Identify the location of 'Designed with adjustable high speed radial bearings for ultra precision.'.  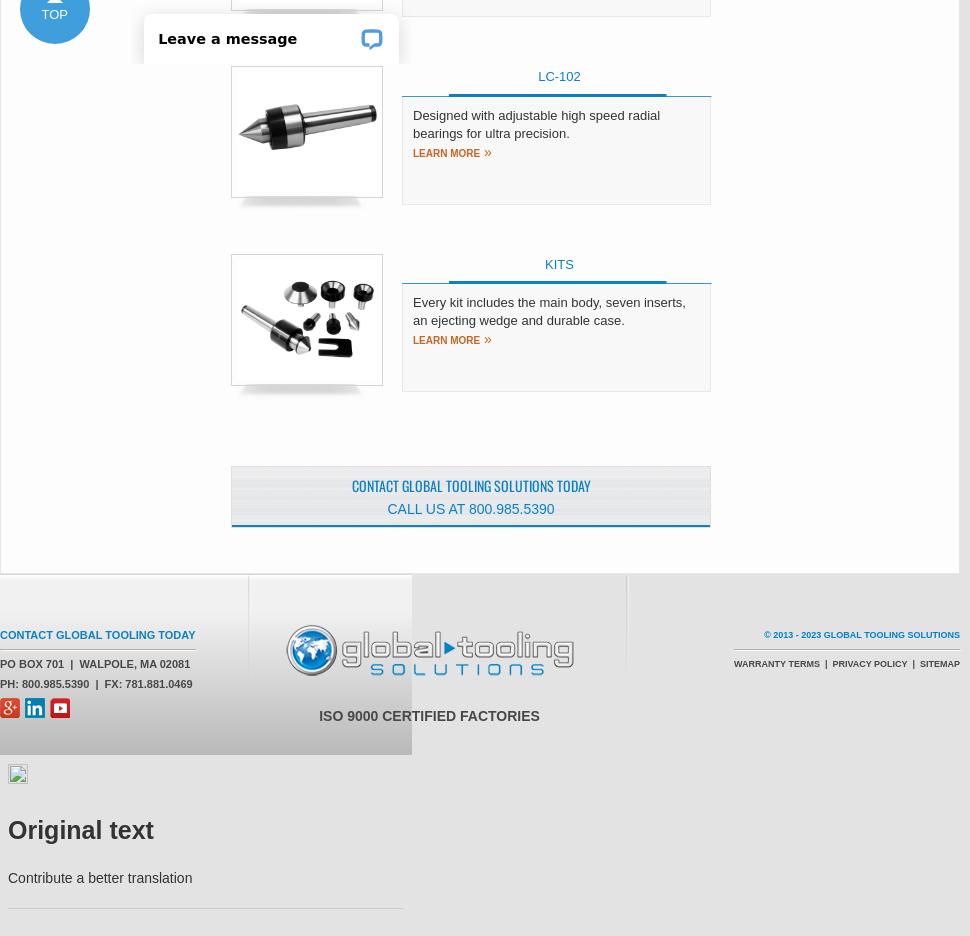
(413, 123).